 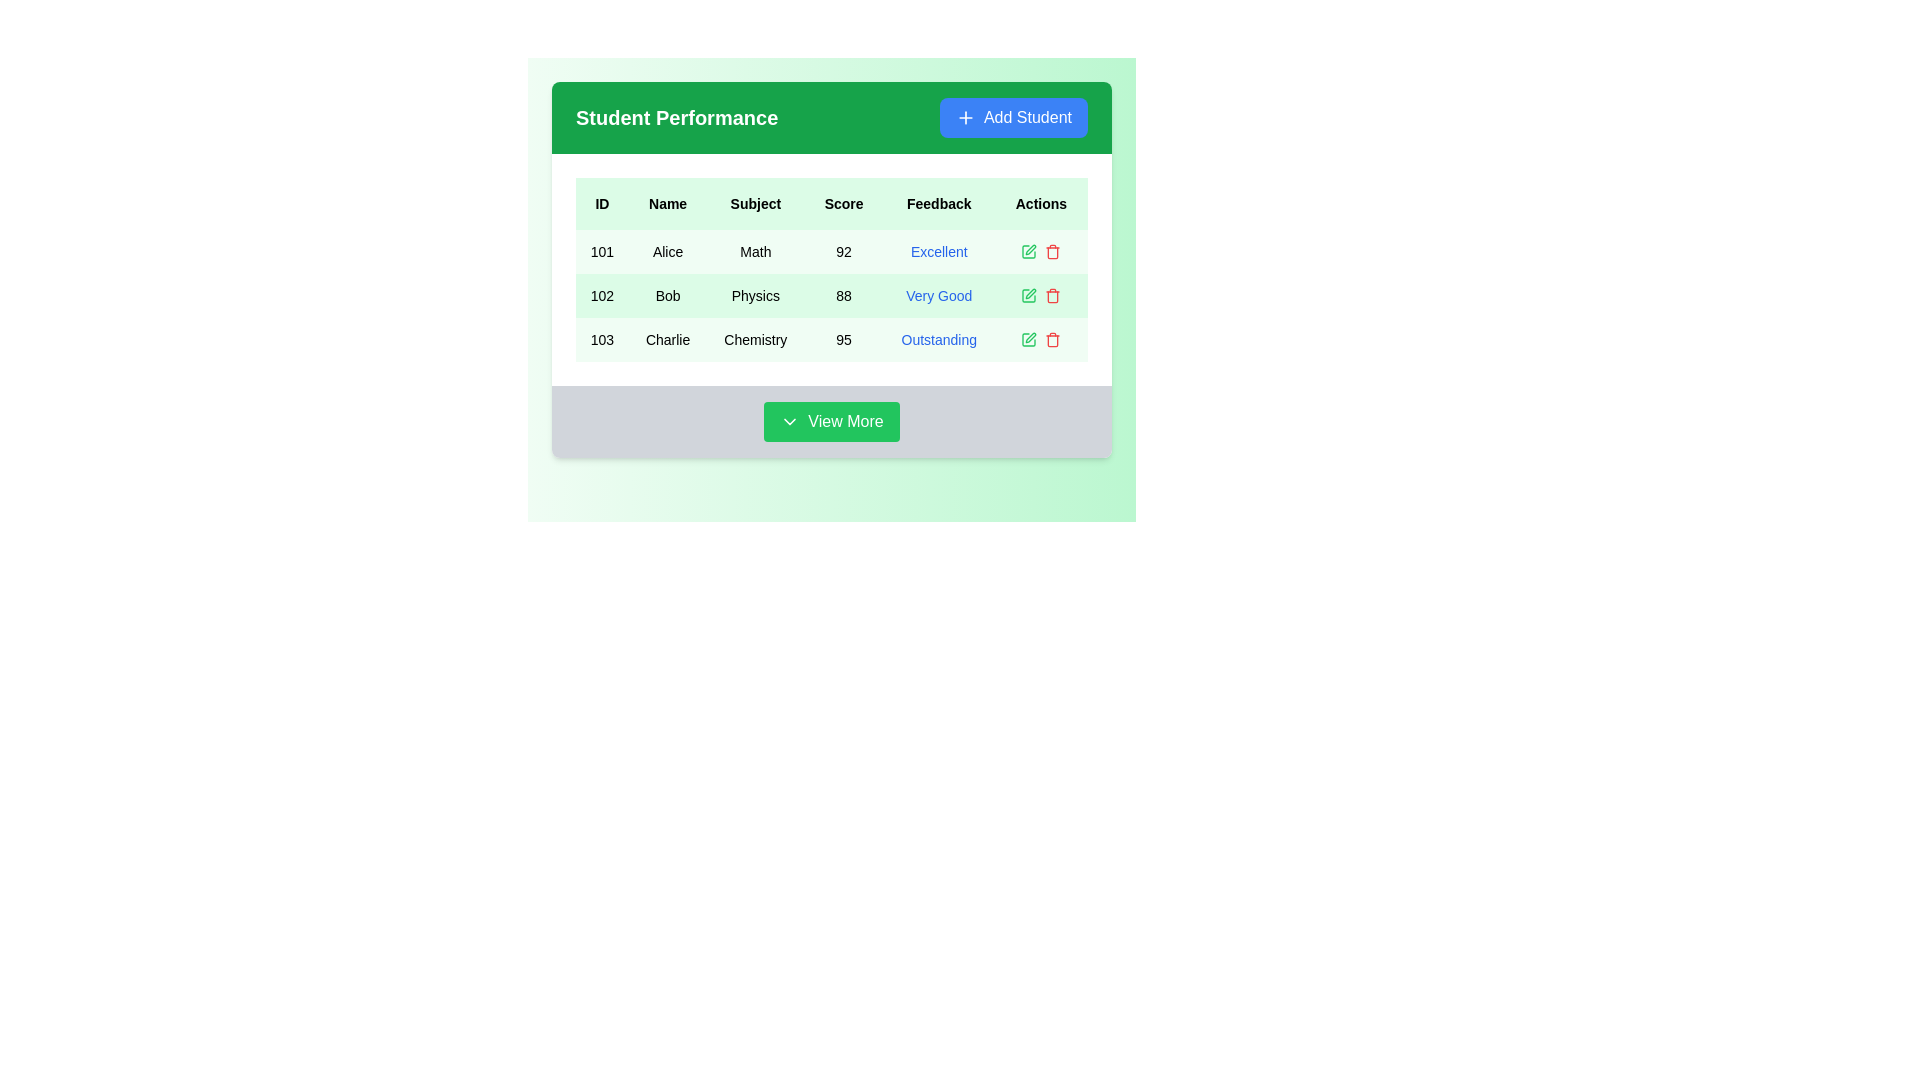 What do you see at coordinates (1040, 296) in the screenshot?
I see `the edit button located in the 'Actions' column for the student record with ID '102' and Name 'Bob'` at bounding box center [1040, 296].